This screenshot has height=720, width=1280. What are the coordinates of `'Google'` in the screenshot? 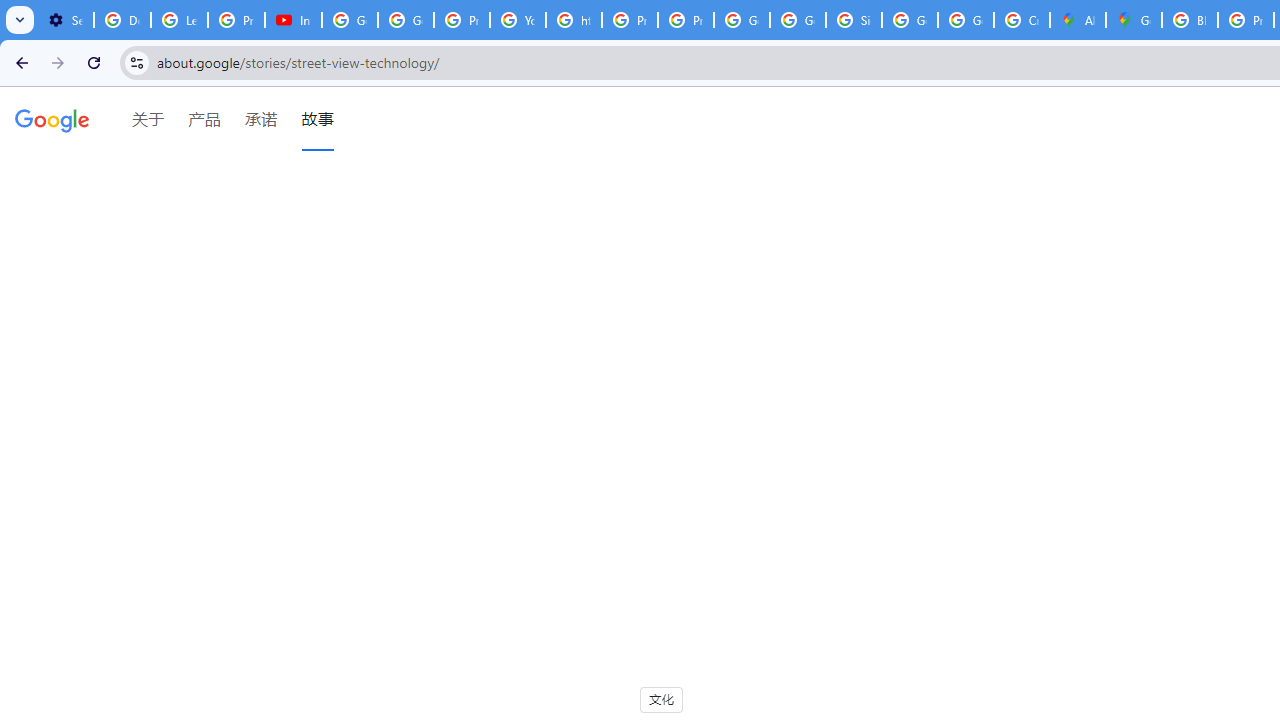 It's located at (52, 124).